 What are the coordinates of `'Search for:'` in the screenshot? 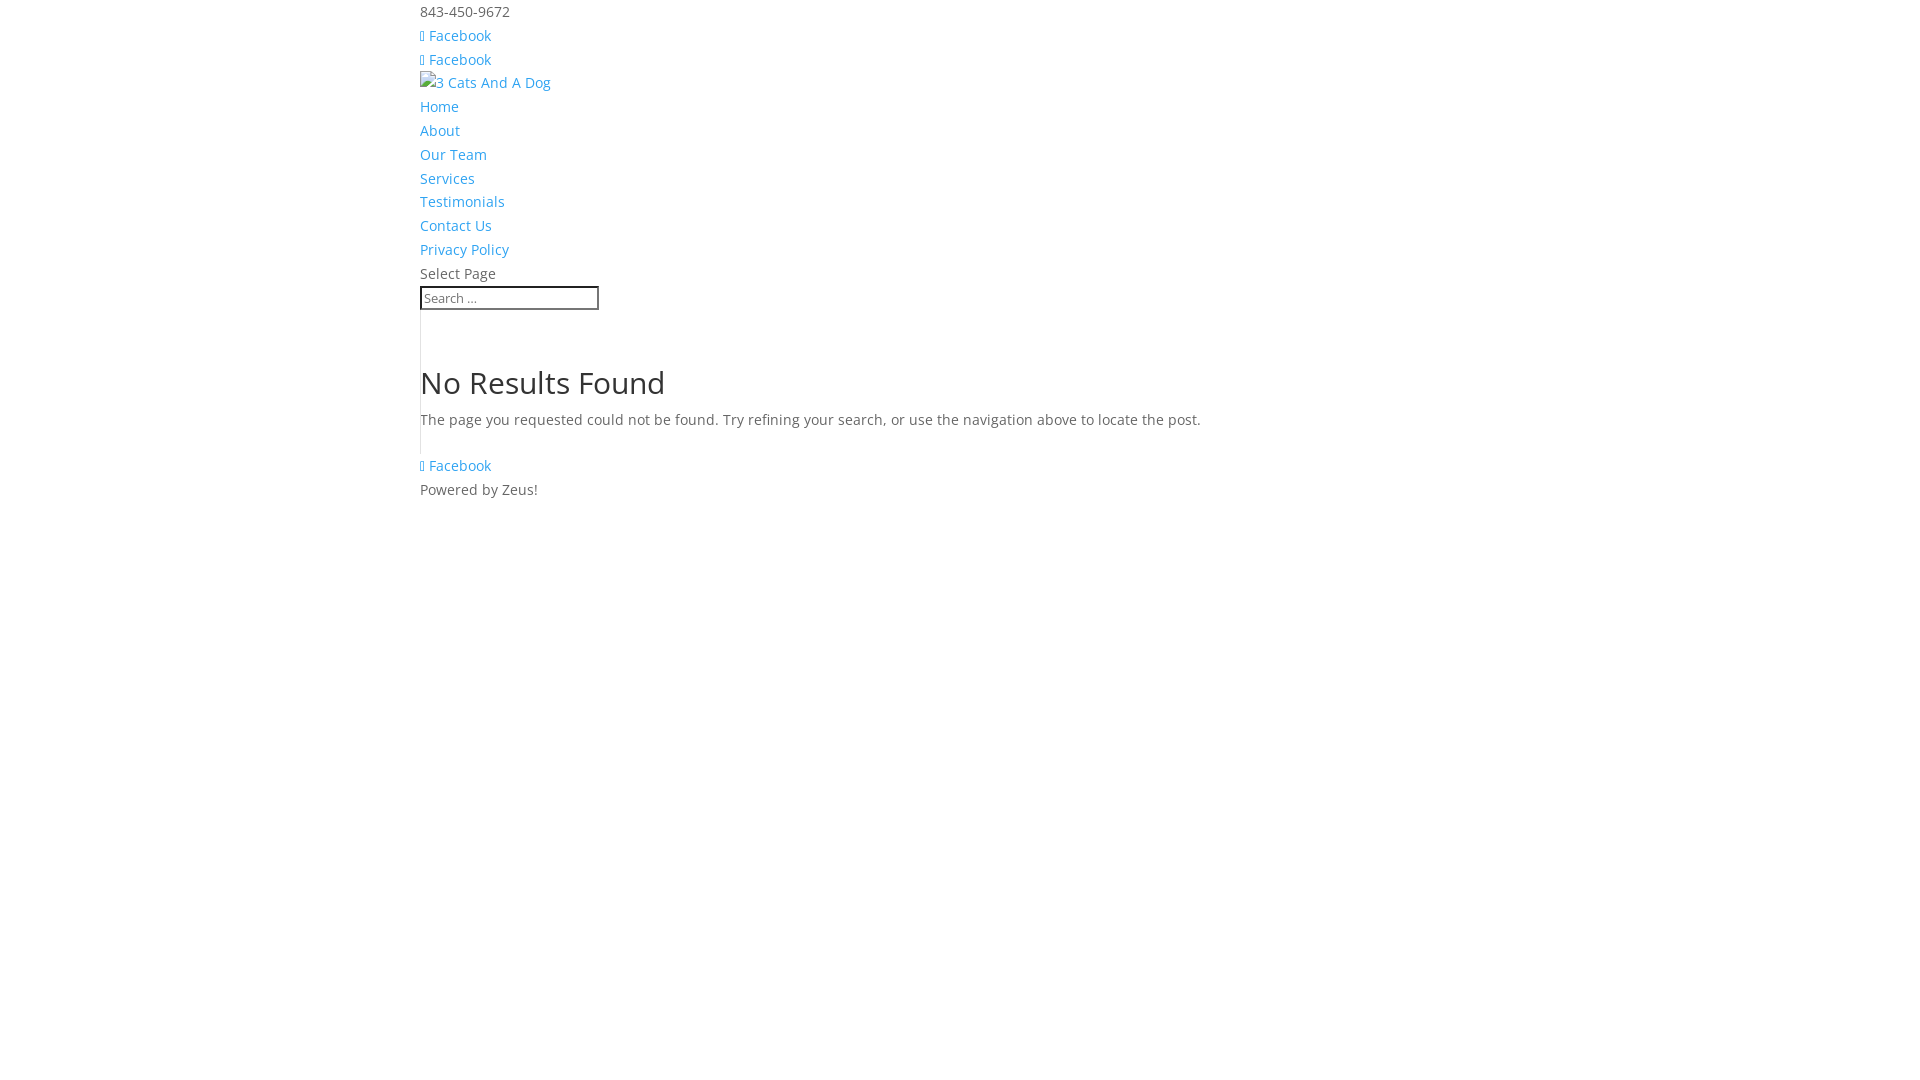 It's located at (509, 297).